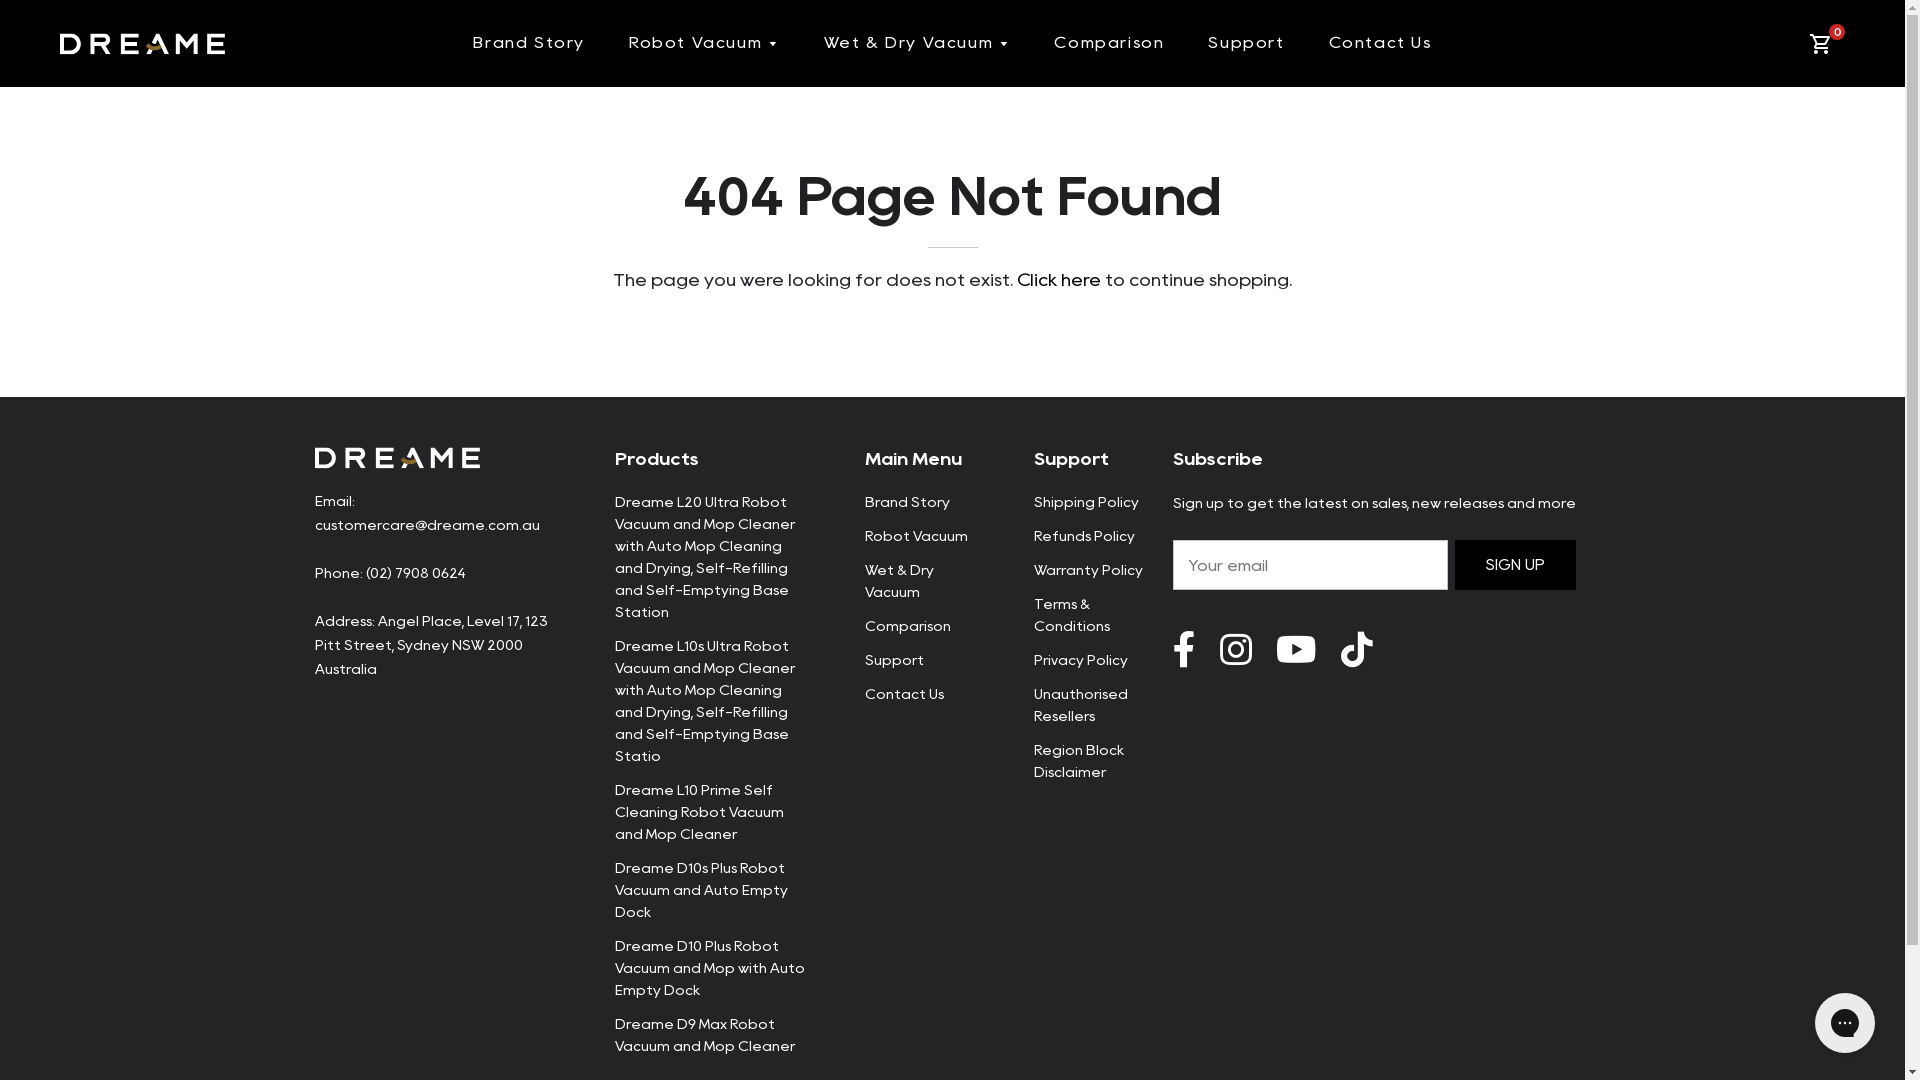 The width and height of the screenshot is (1920, 1080). What do you see at coordinates (897, 581) in the screenshot?
I see `'Wet & Dry Vacuum'` at bounding box center [897, 581].